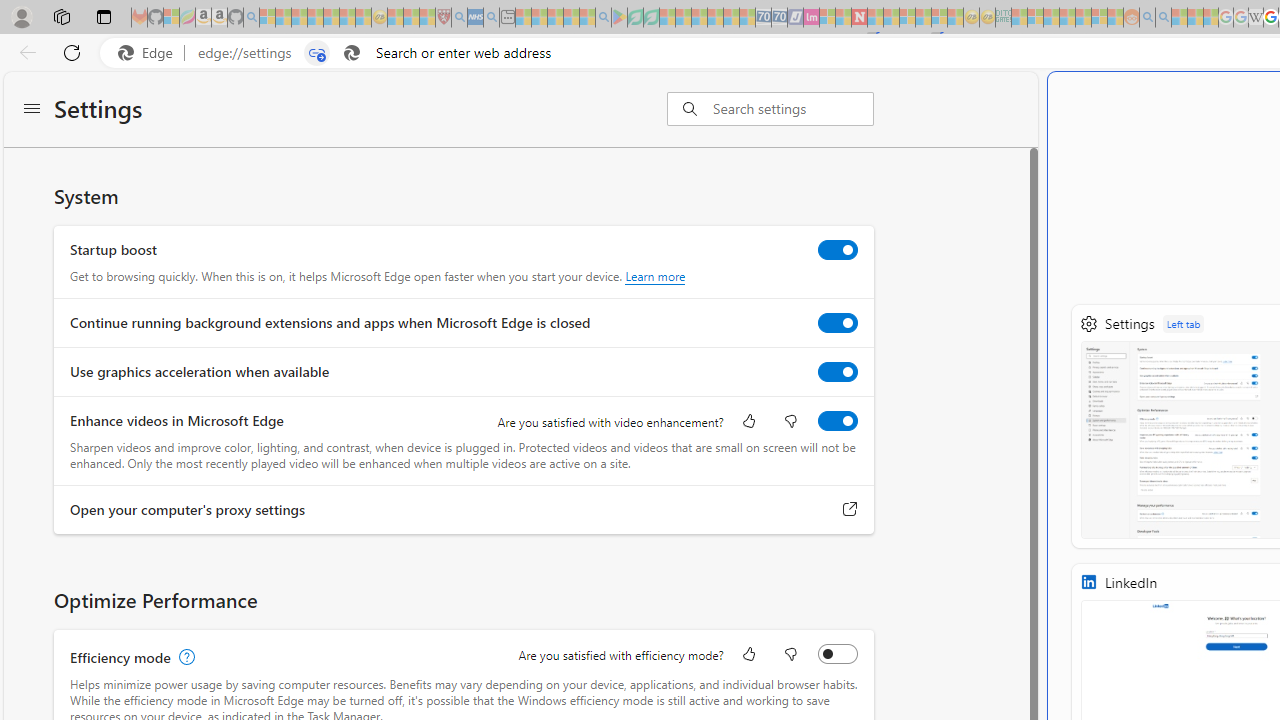 This screenshot has height=720, width=1280. I want to click on 'Efficiency mode, learn more', so click(184, 657).